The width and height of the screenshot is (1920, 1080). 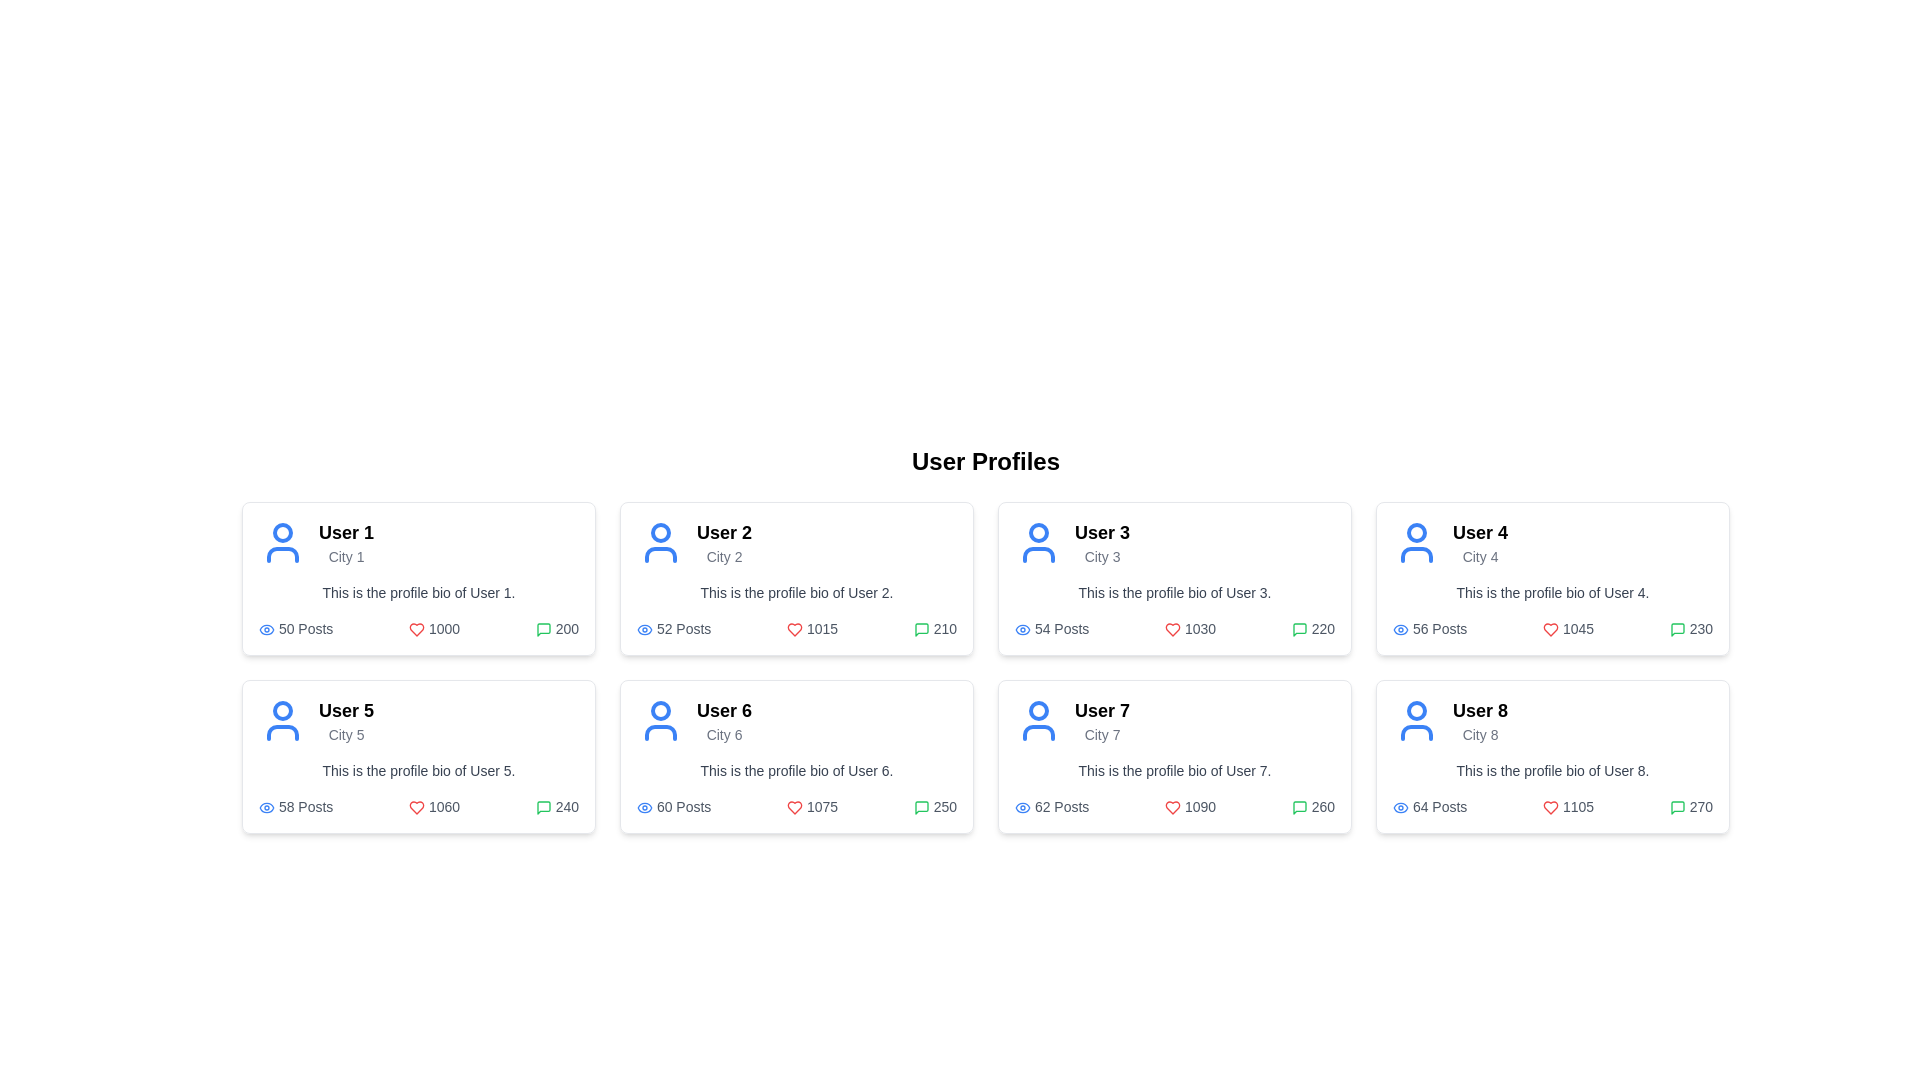 I want to click on the profile icon located in the top row, second column of the user profile grid, which visually represents the user's profile information, so click(x=661, y=543).